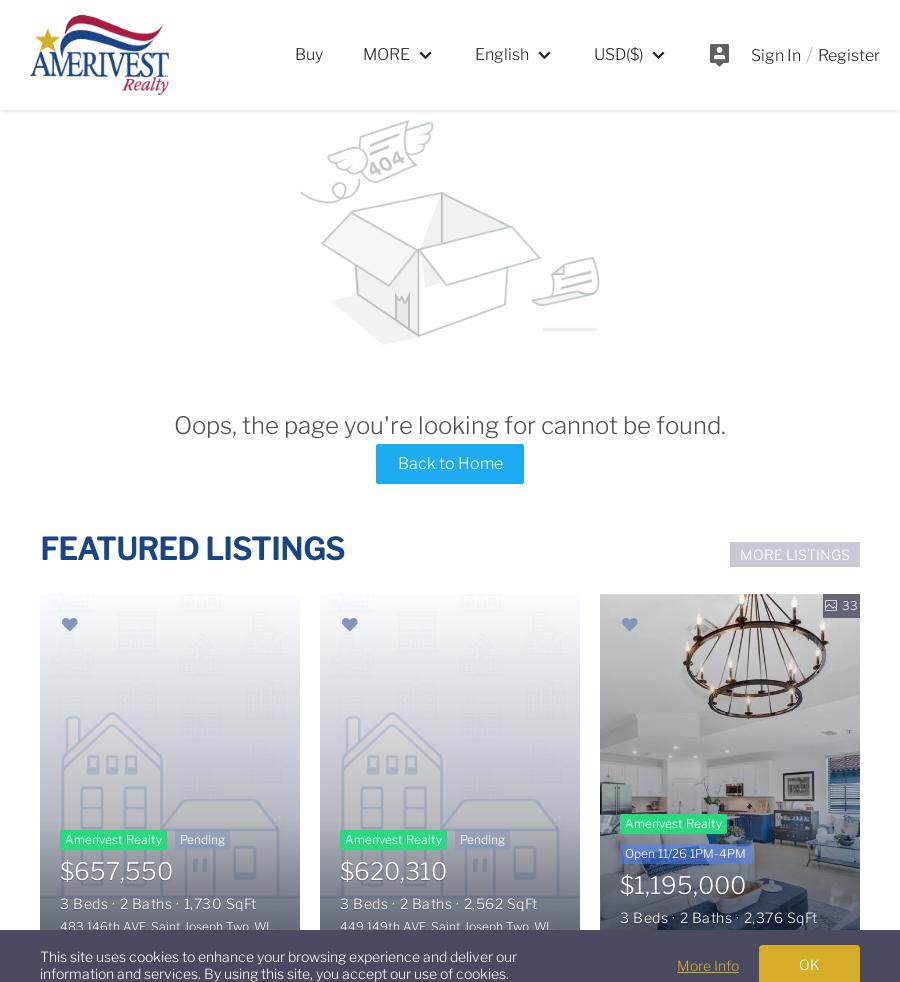 The height and width of the screenshot is (982, 900). I want to click on 'MORE LISTINGS', so click(794, 552).